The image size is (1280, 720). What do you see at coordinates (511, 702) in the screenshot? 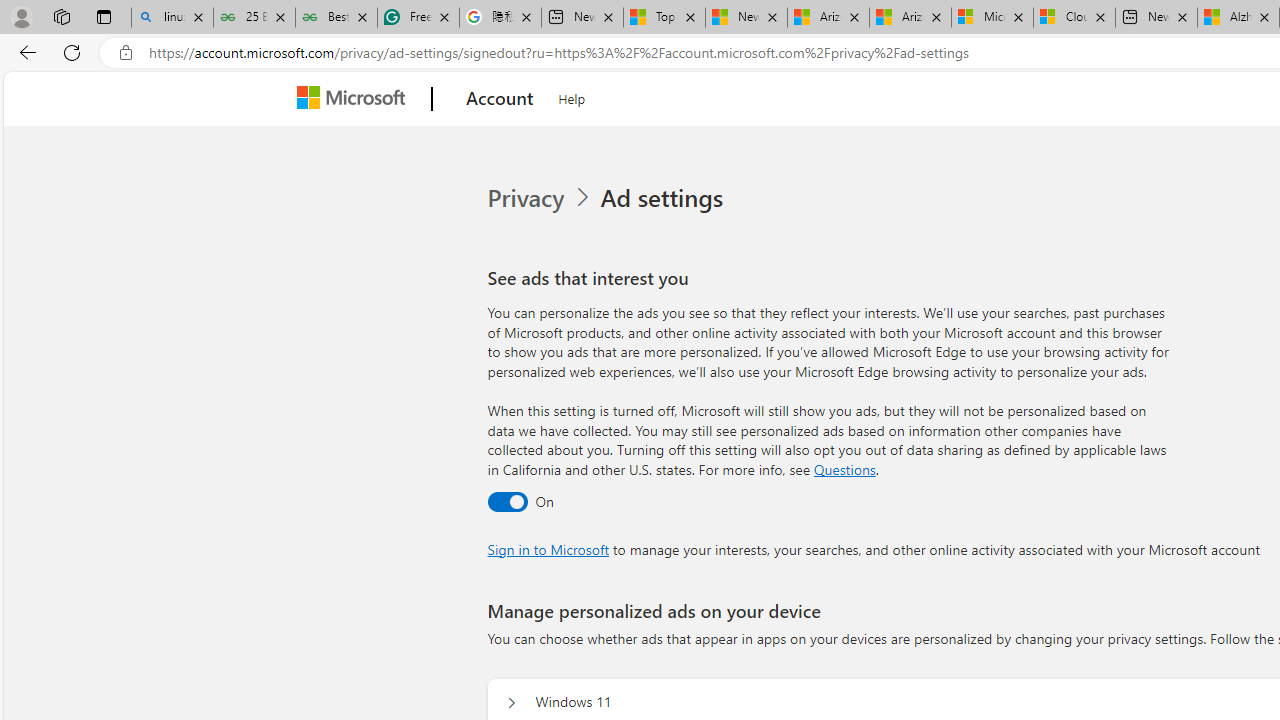
I see `'Manage personalized ads on your device Windows 11'` at bounding box center [511, 702].